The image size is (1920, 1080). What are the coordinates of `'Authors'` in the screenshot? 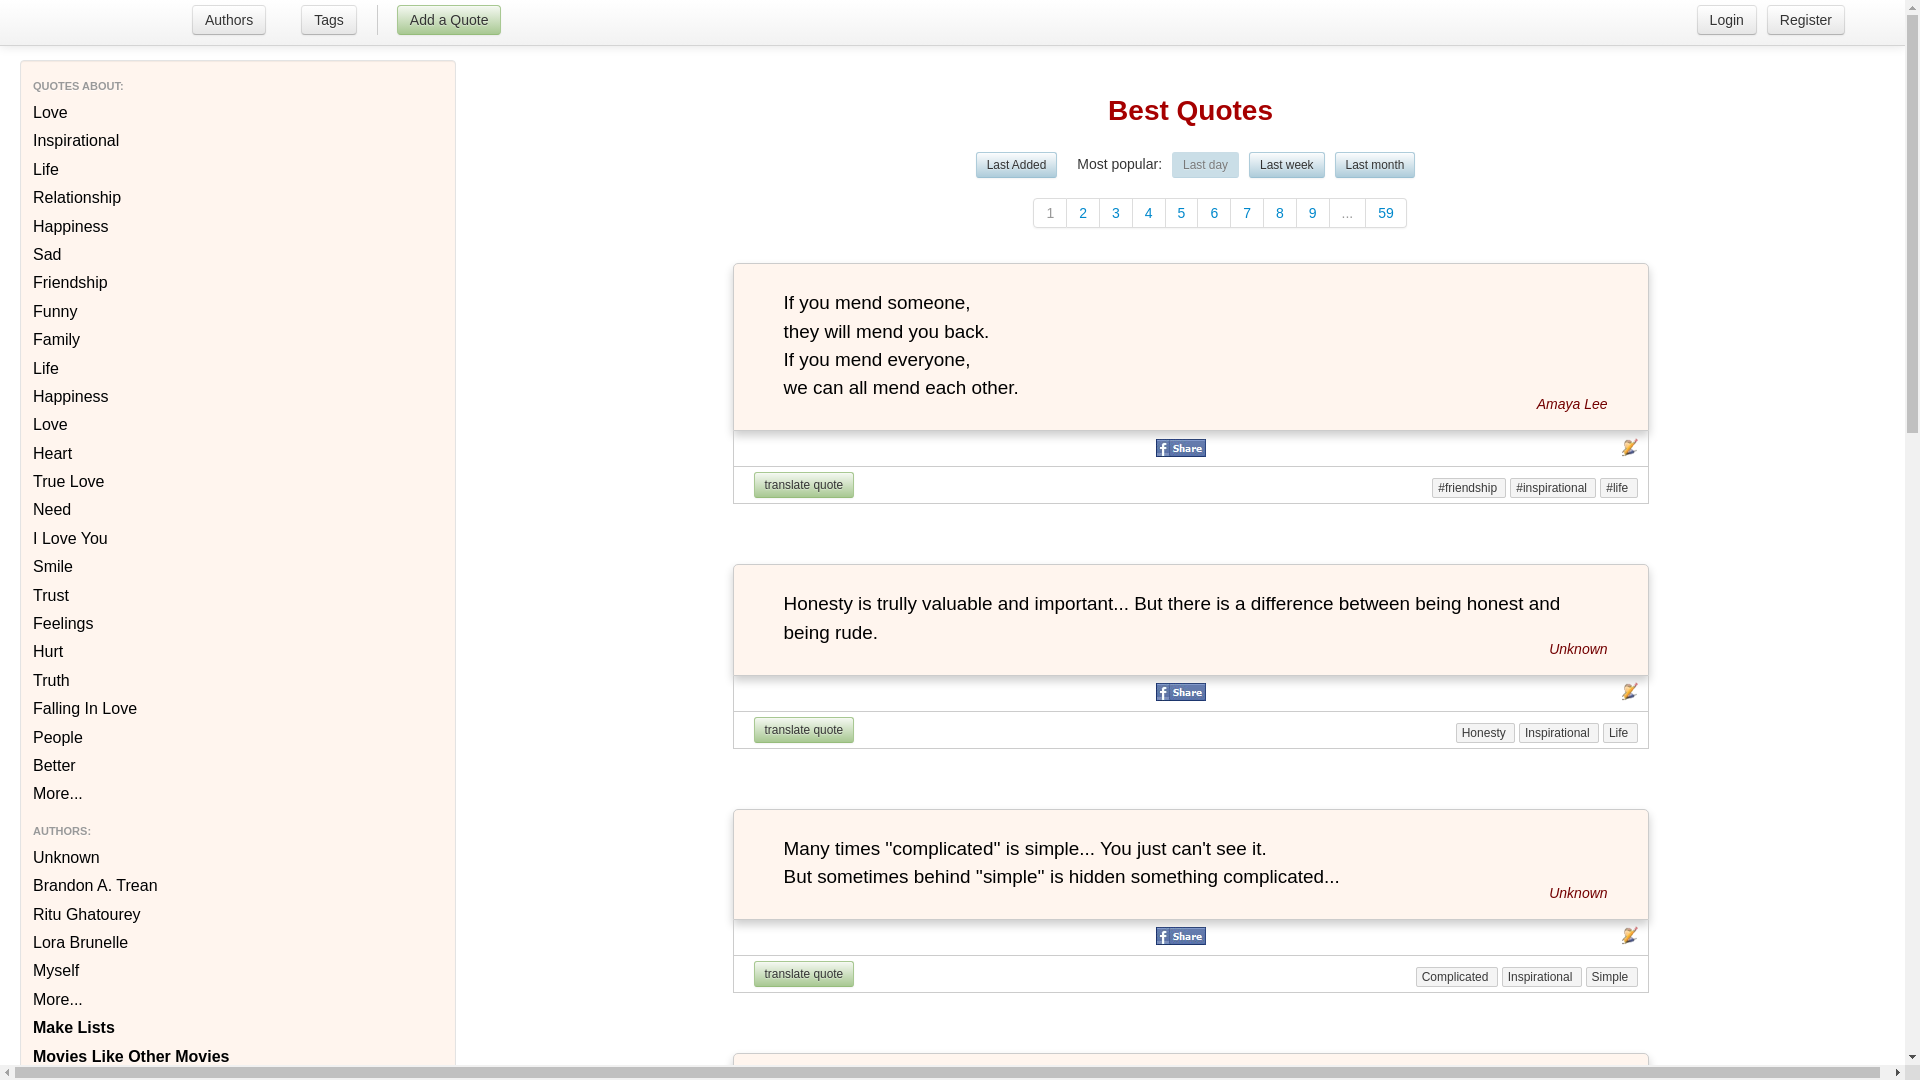 It's located at (192, 19).